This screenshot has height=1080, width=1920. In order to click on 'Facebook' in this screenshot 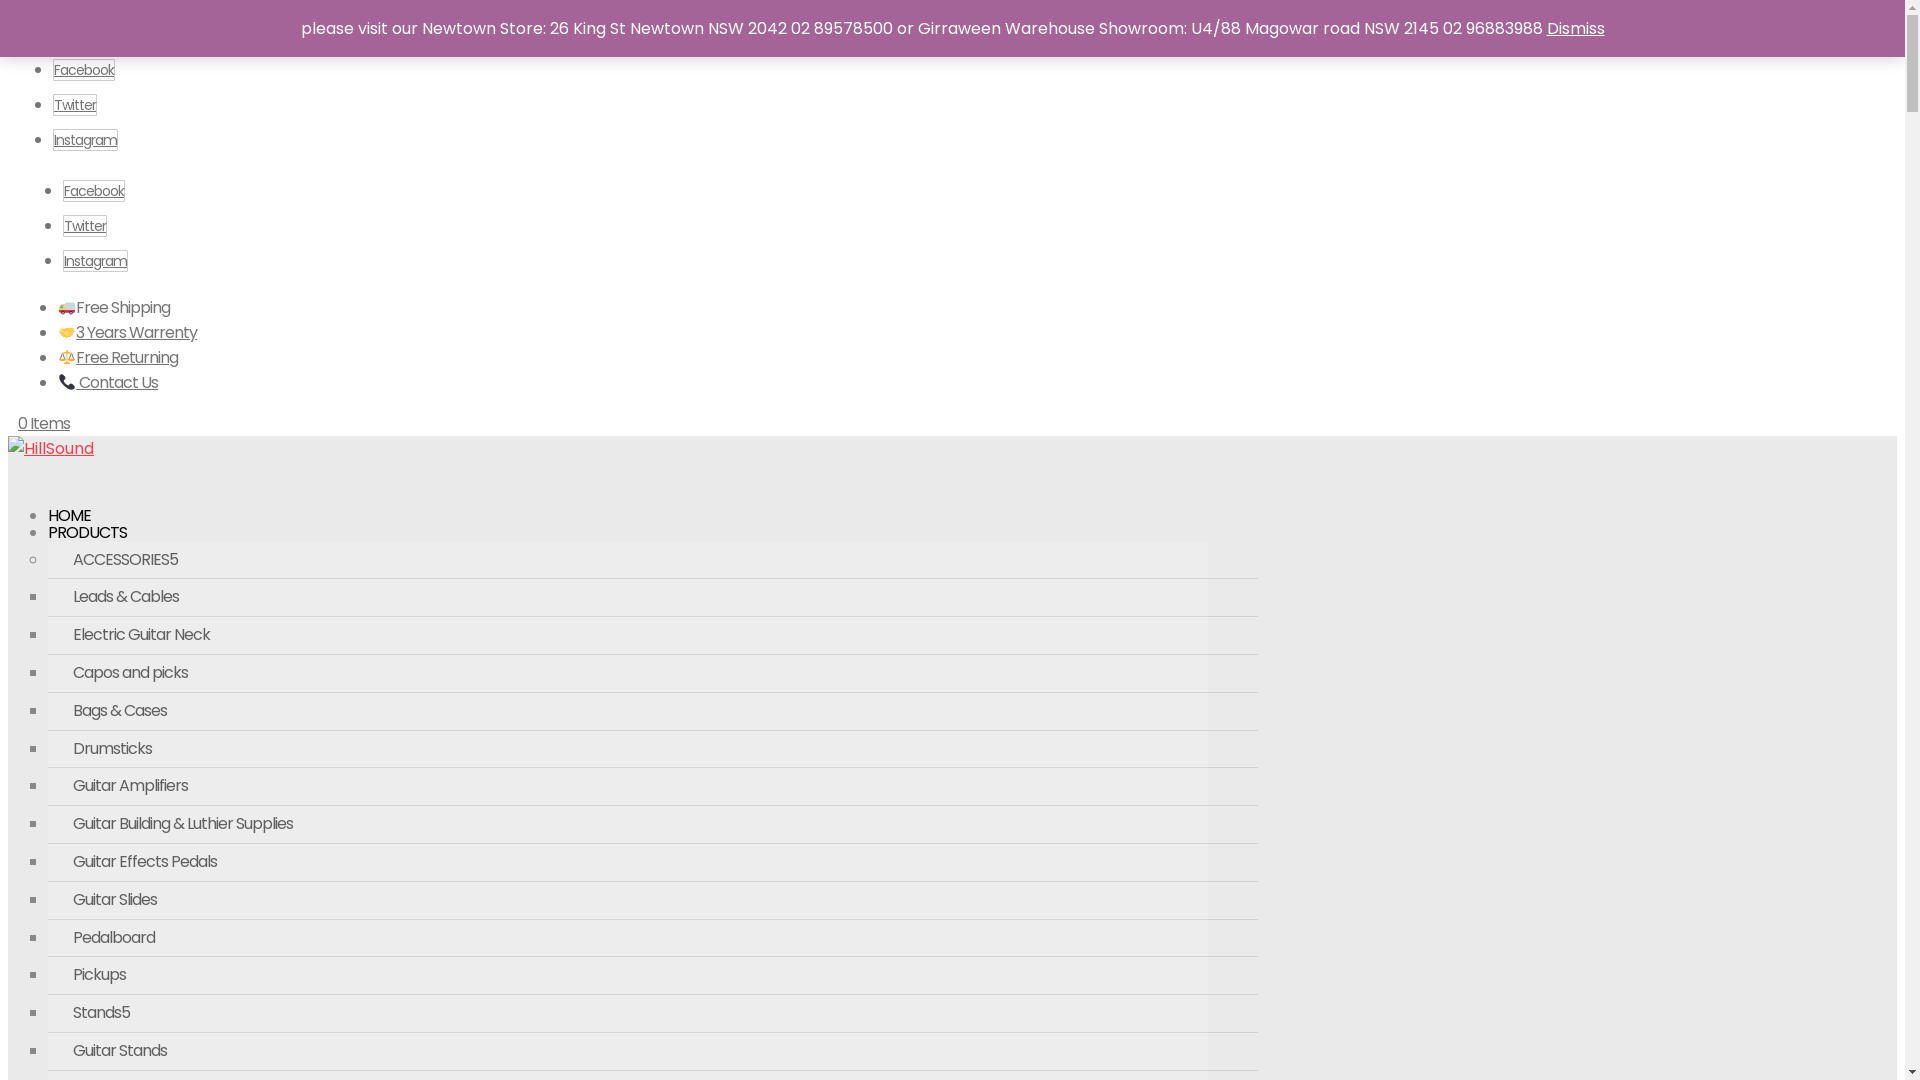, I will do `click(82, 68)`.